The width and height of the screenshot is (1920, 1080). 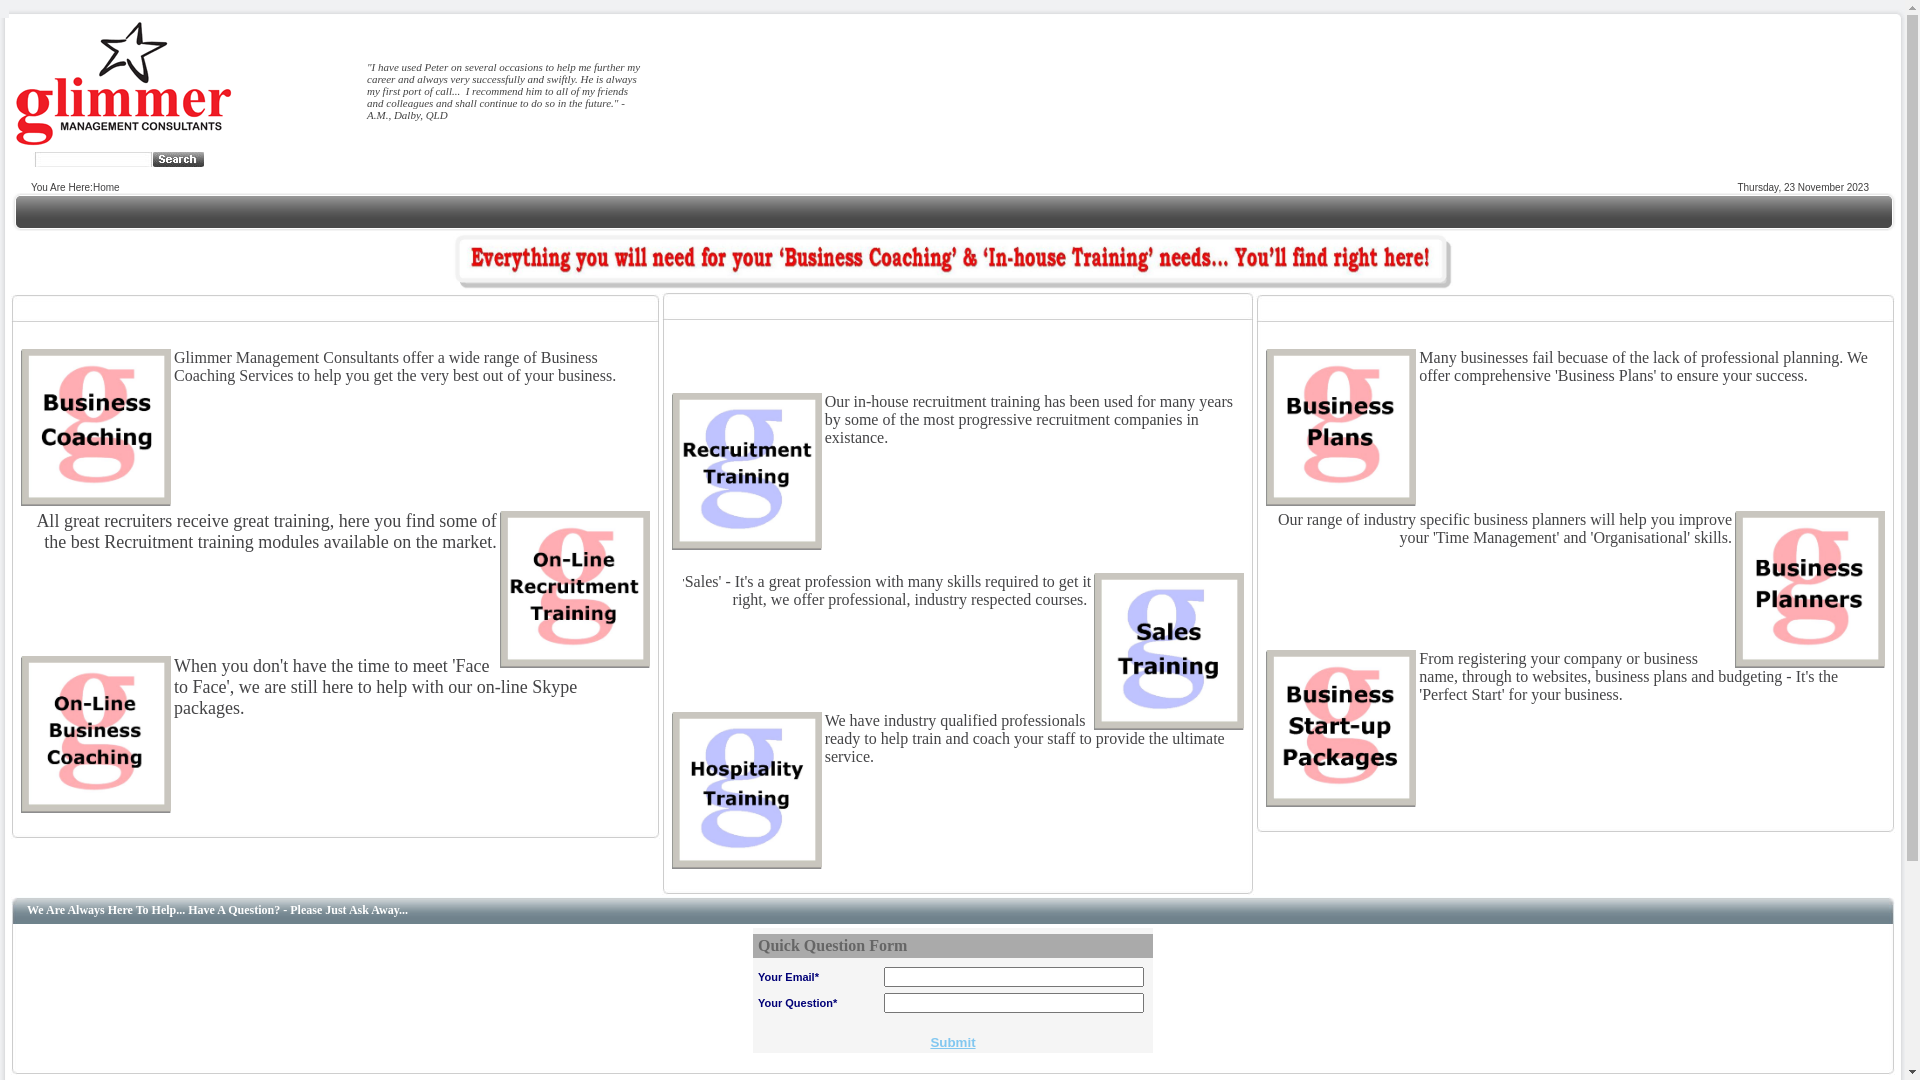 What do you see at coordinates (162, 159) in the screenshot?
I see `' '` at bounding box center [162, 159].